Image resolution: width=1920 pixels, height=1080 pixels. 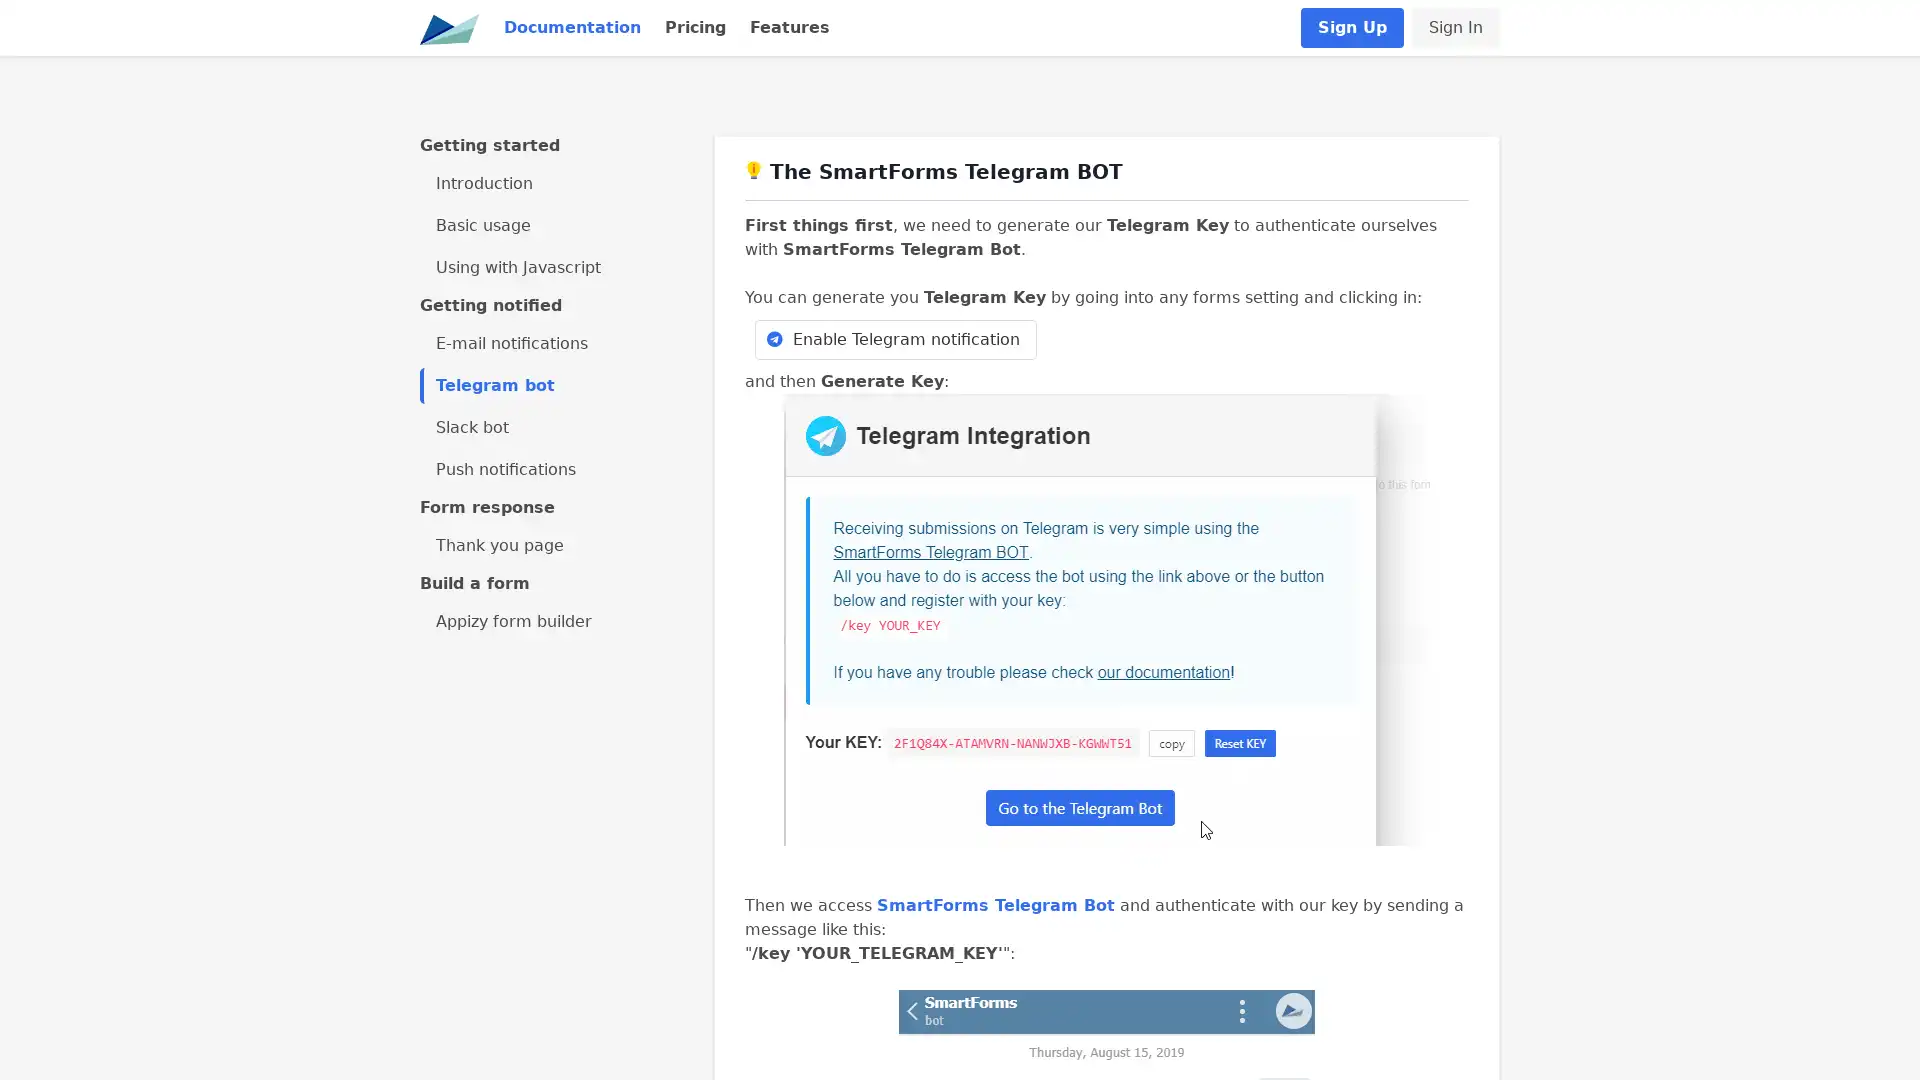 What do you see at coordinates (895, 338) in the screenshot?
I see `Enable Telegram notification` at bounding box center [895, 338].